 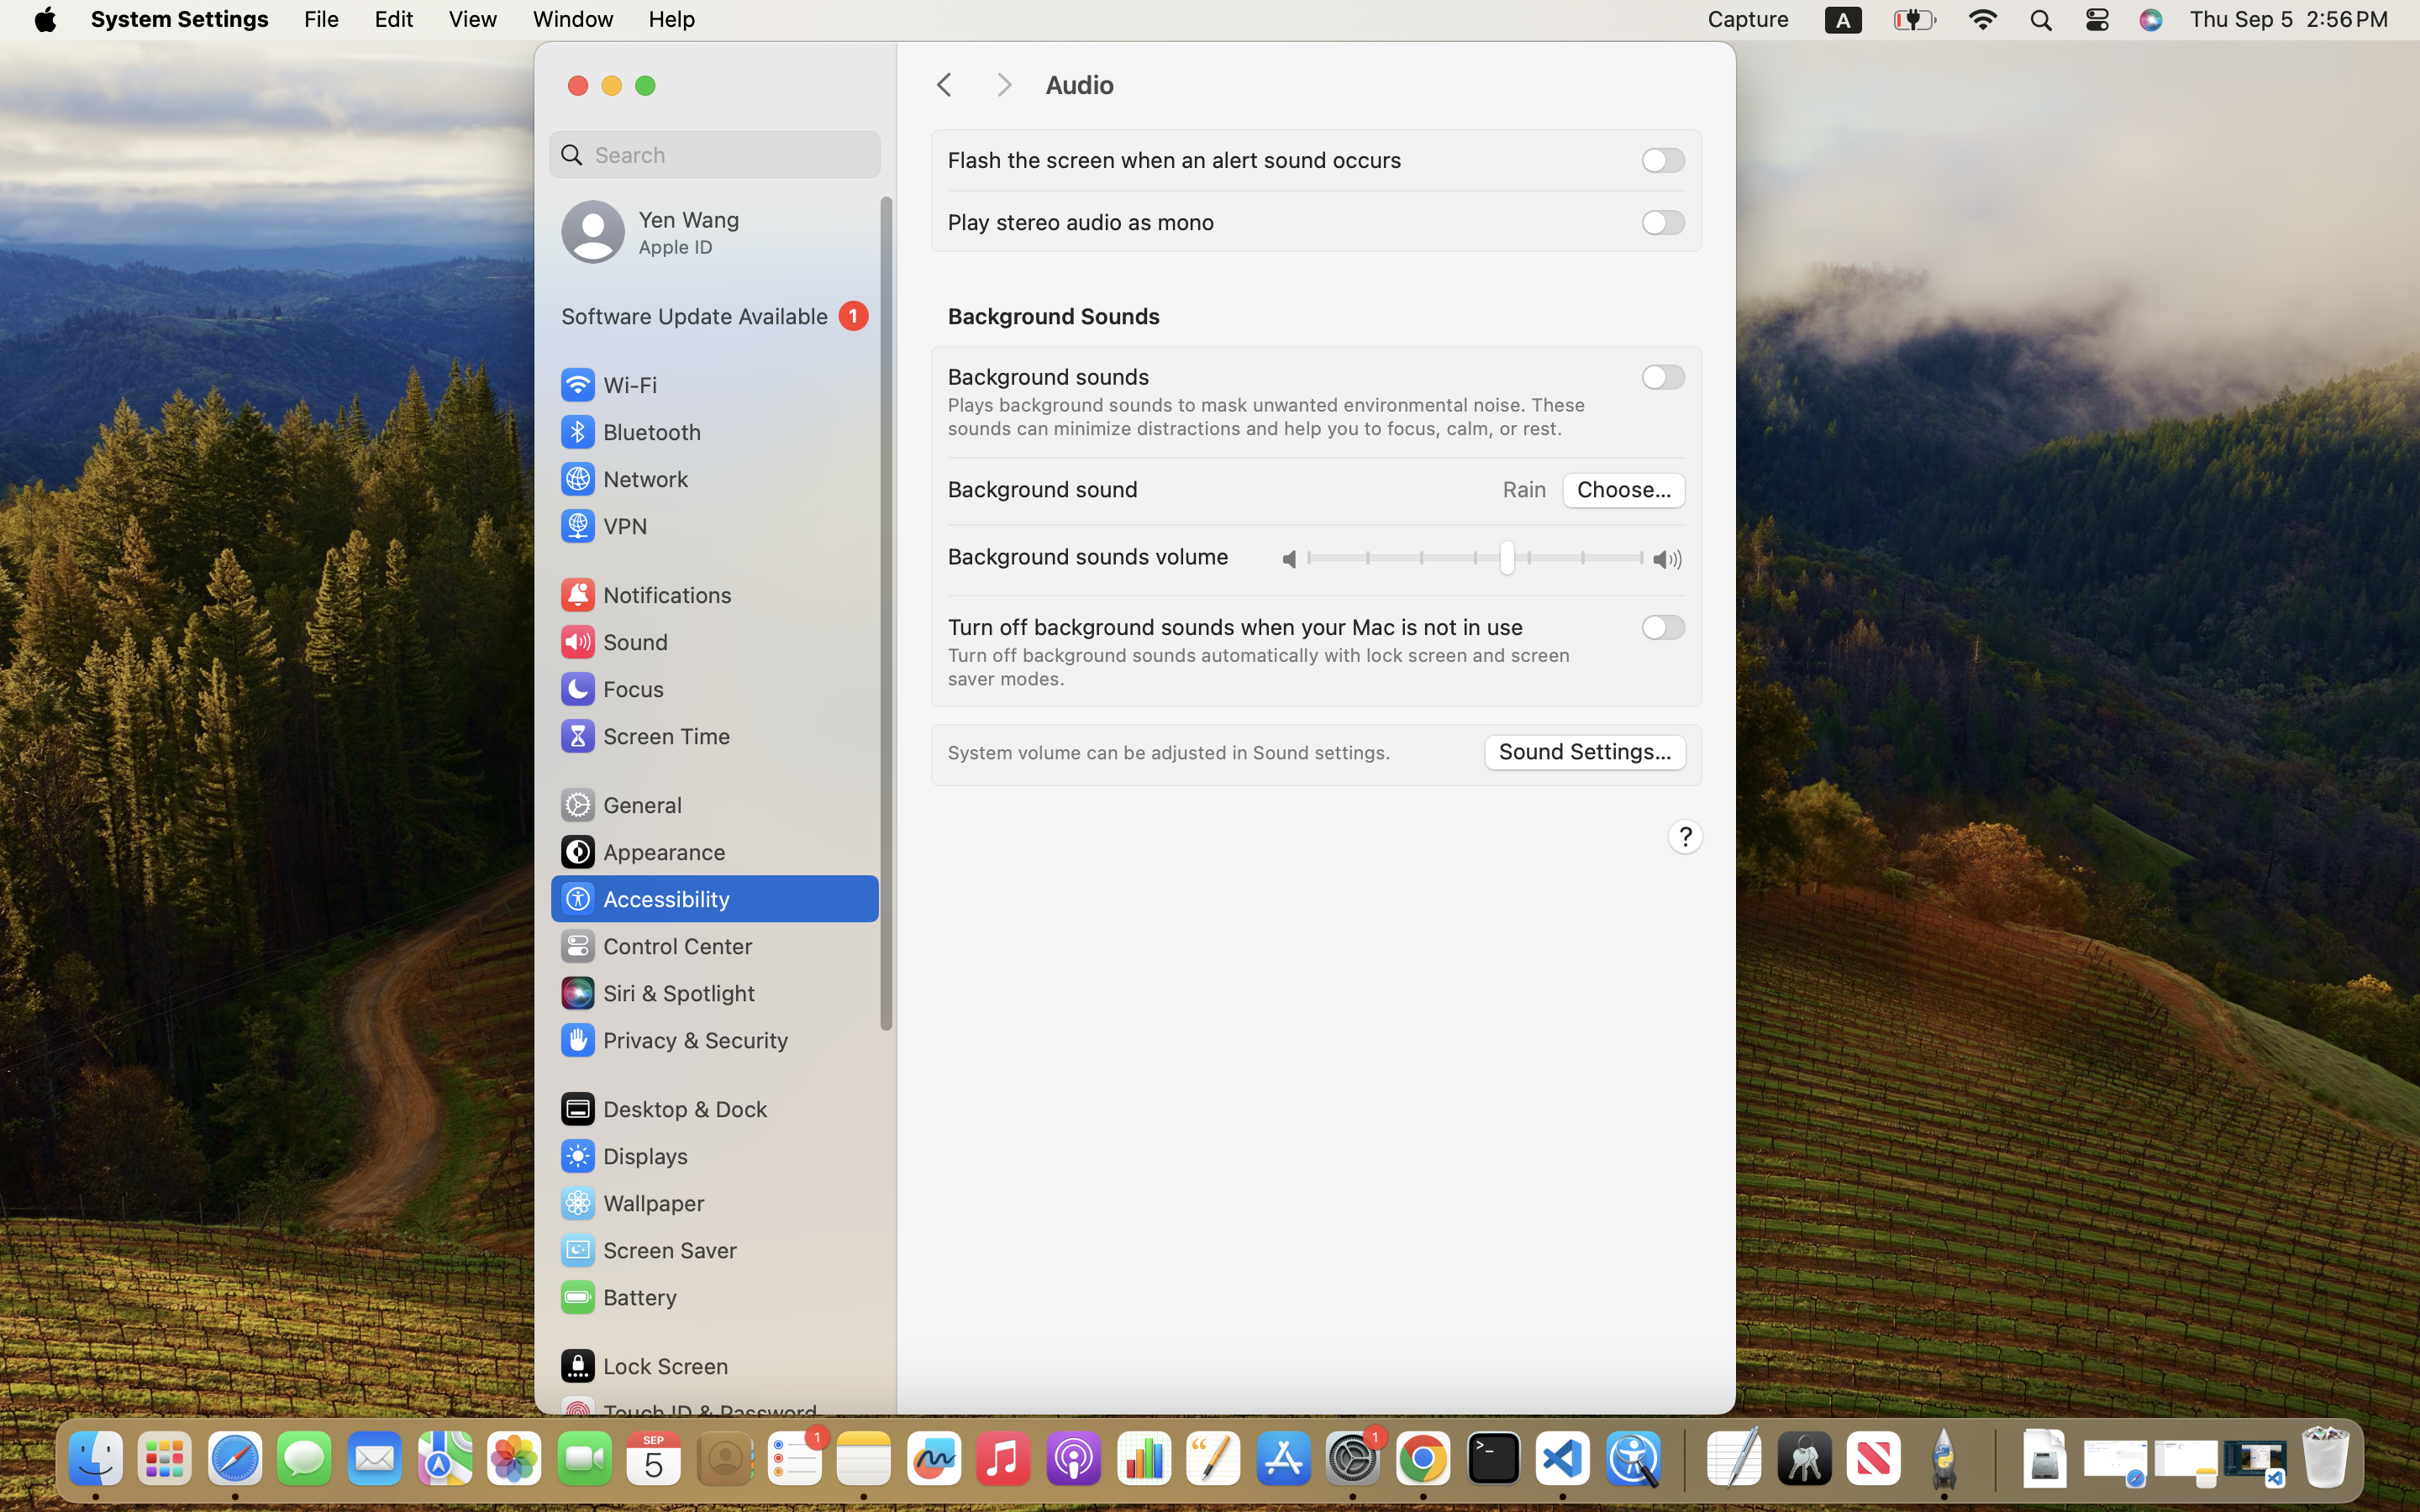 I want to click on 'System volume can be adjusted in Sound settings.', so click(x=1169, y=752).